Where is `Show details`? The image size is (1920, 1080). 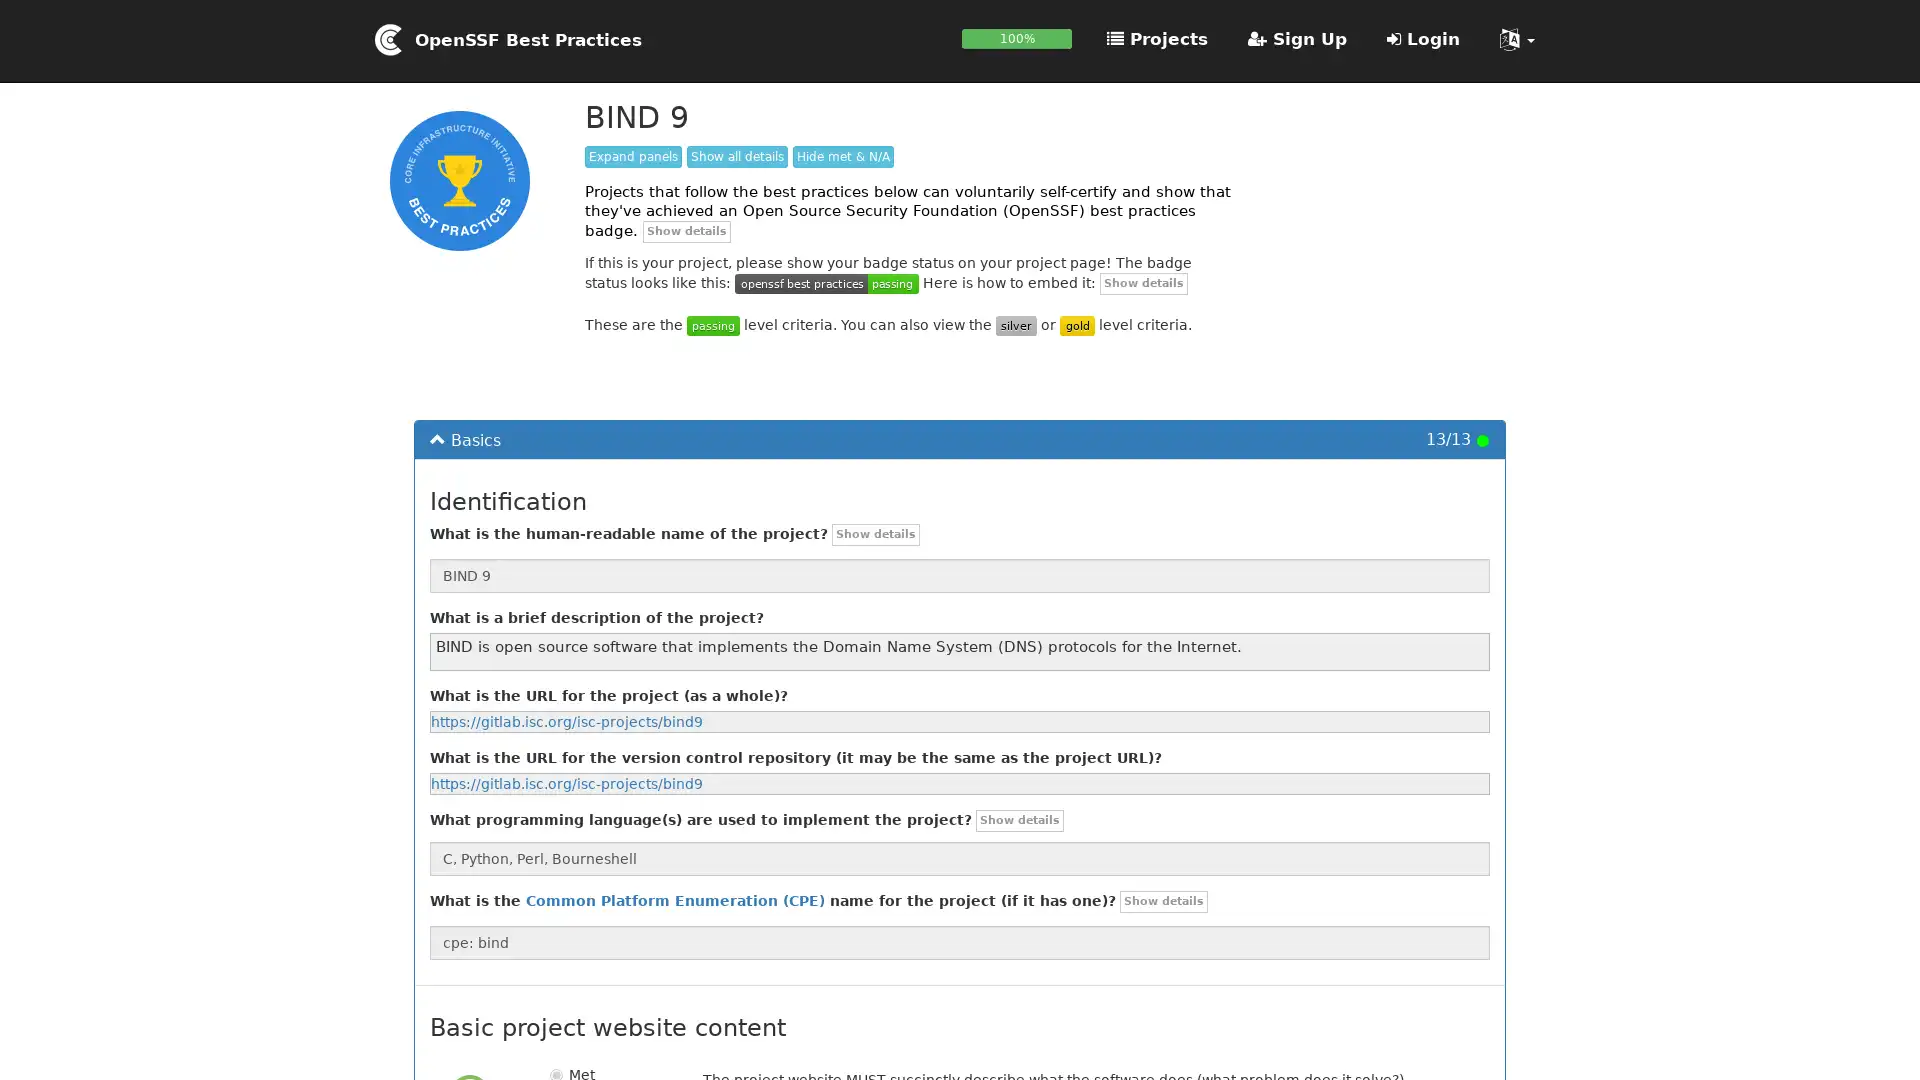
Show details is located at coordinates (686, 230).